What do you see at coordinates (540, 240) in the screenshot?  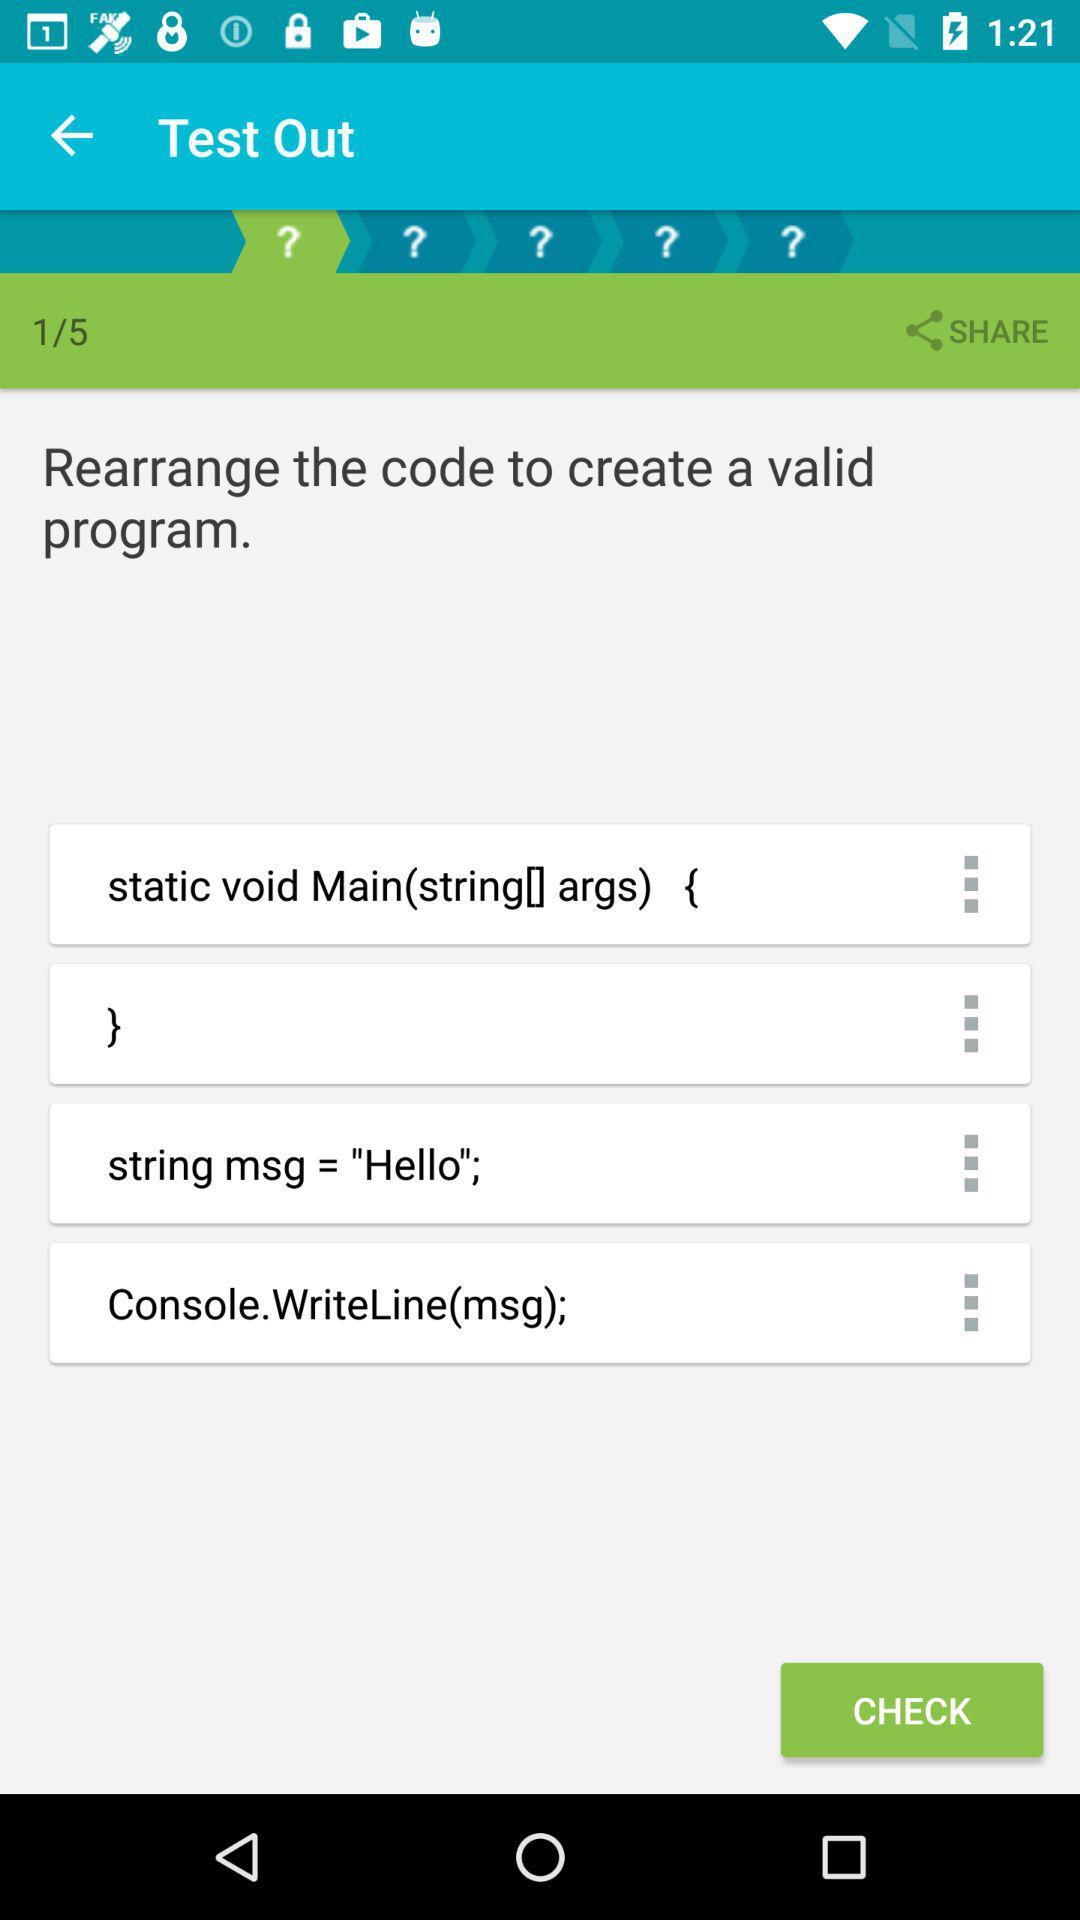 I see `next` at bounding box center [540, 240].